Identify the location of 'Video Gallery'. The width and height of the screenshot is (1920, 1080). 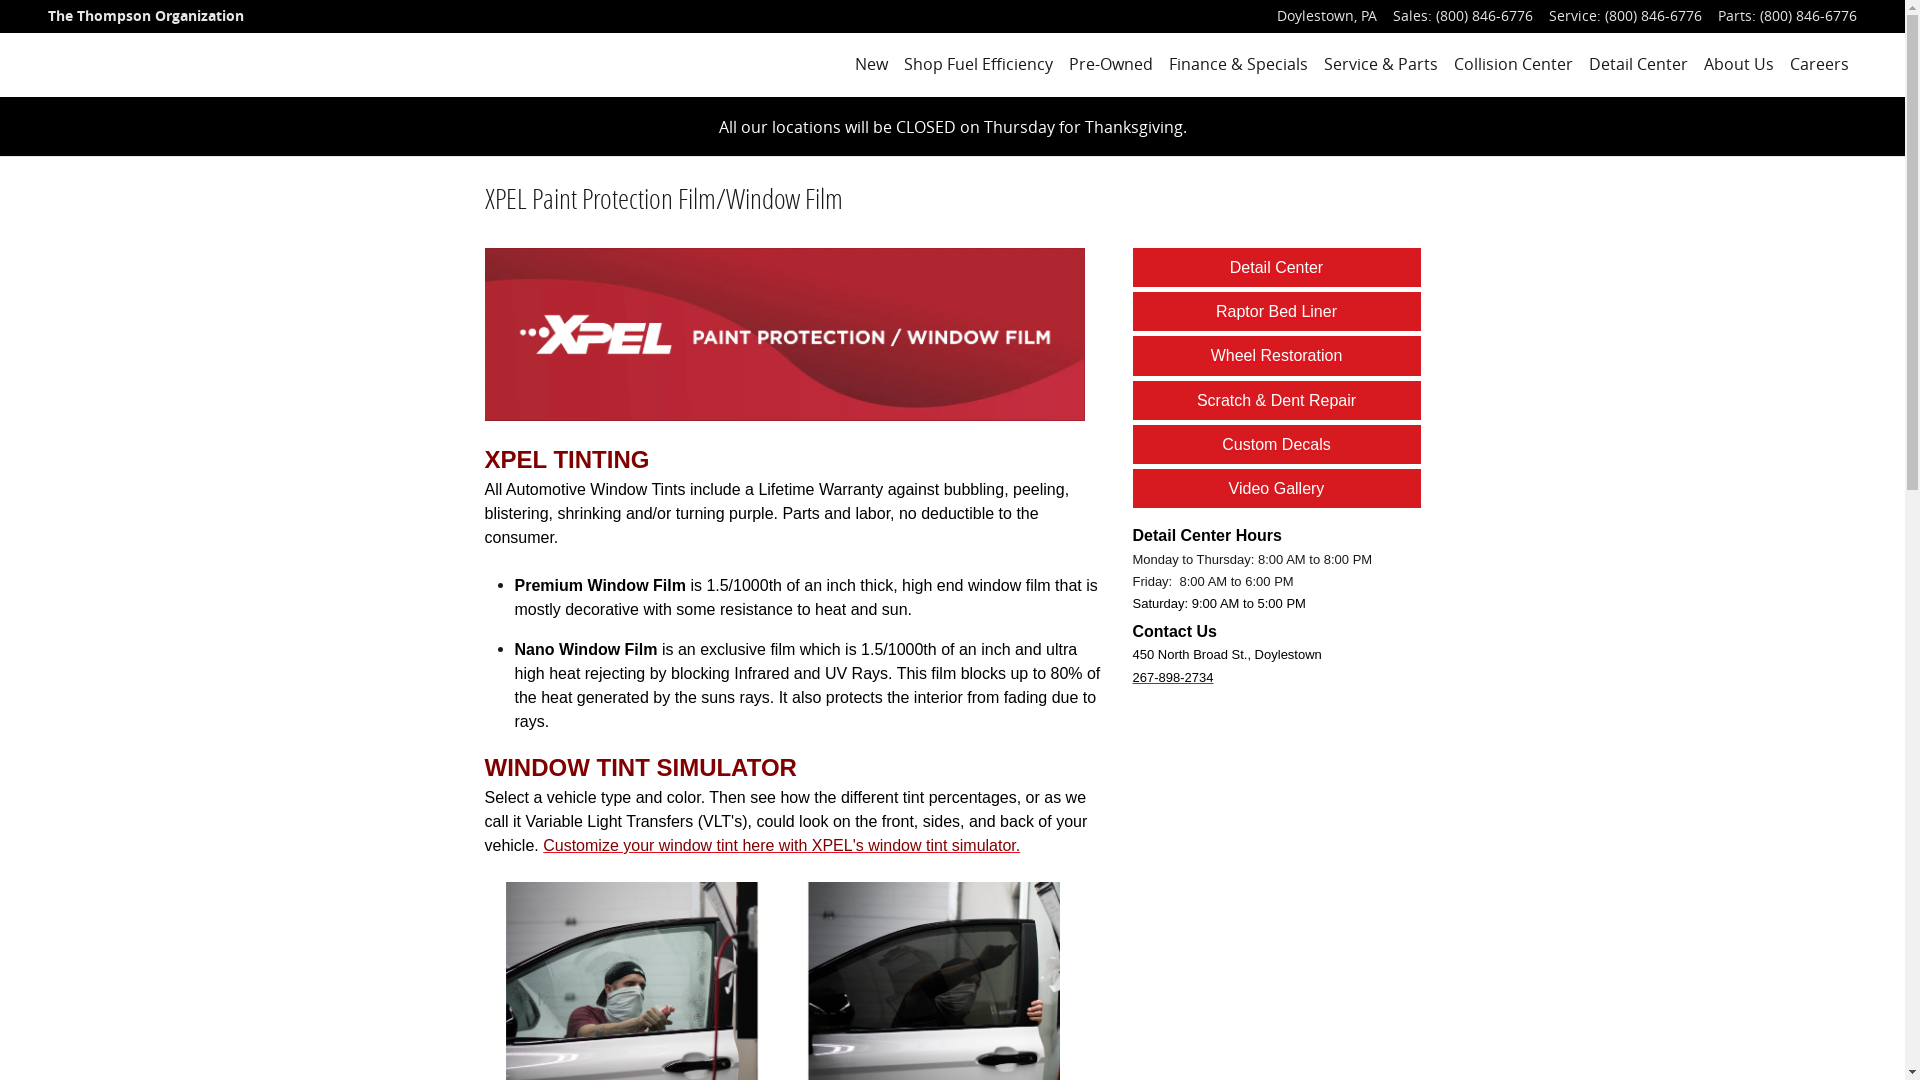
(1275, 488).